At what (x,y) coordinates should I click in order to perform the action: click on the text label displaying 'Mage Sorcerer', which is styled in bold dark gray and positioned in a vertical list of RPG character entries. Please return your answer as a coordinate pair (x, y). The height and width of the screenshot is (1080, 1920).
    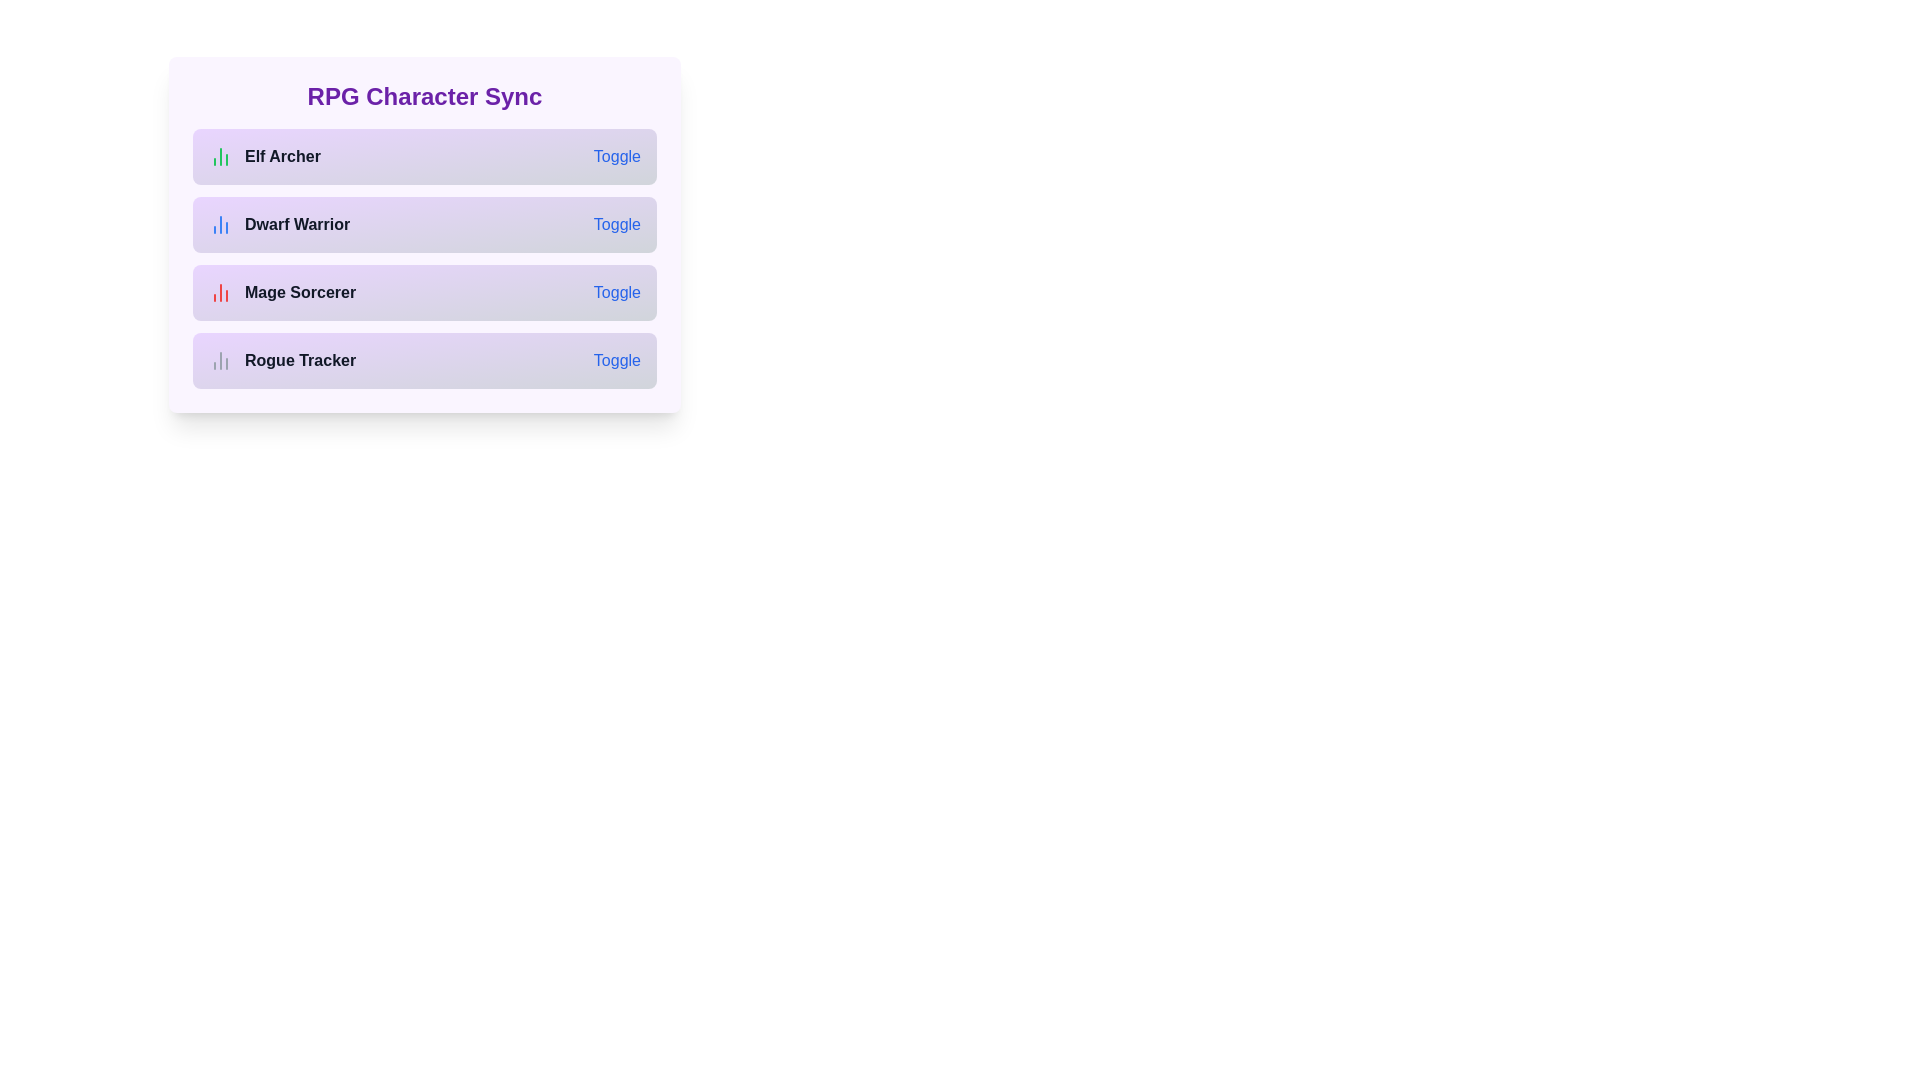
    Looking at the image, I should click on (299, 293).